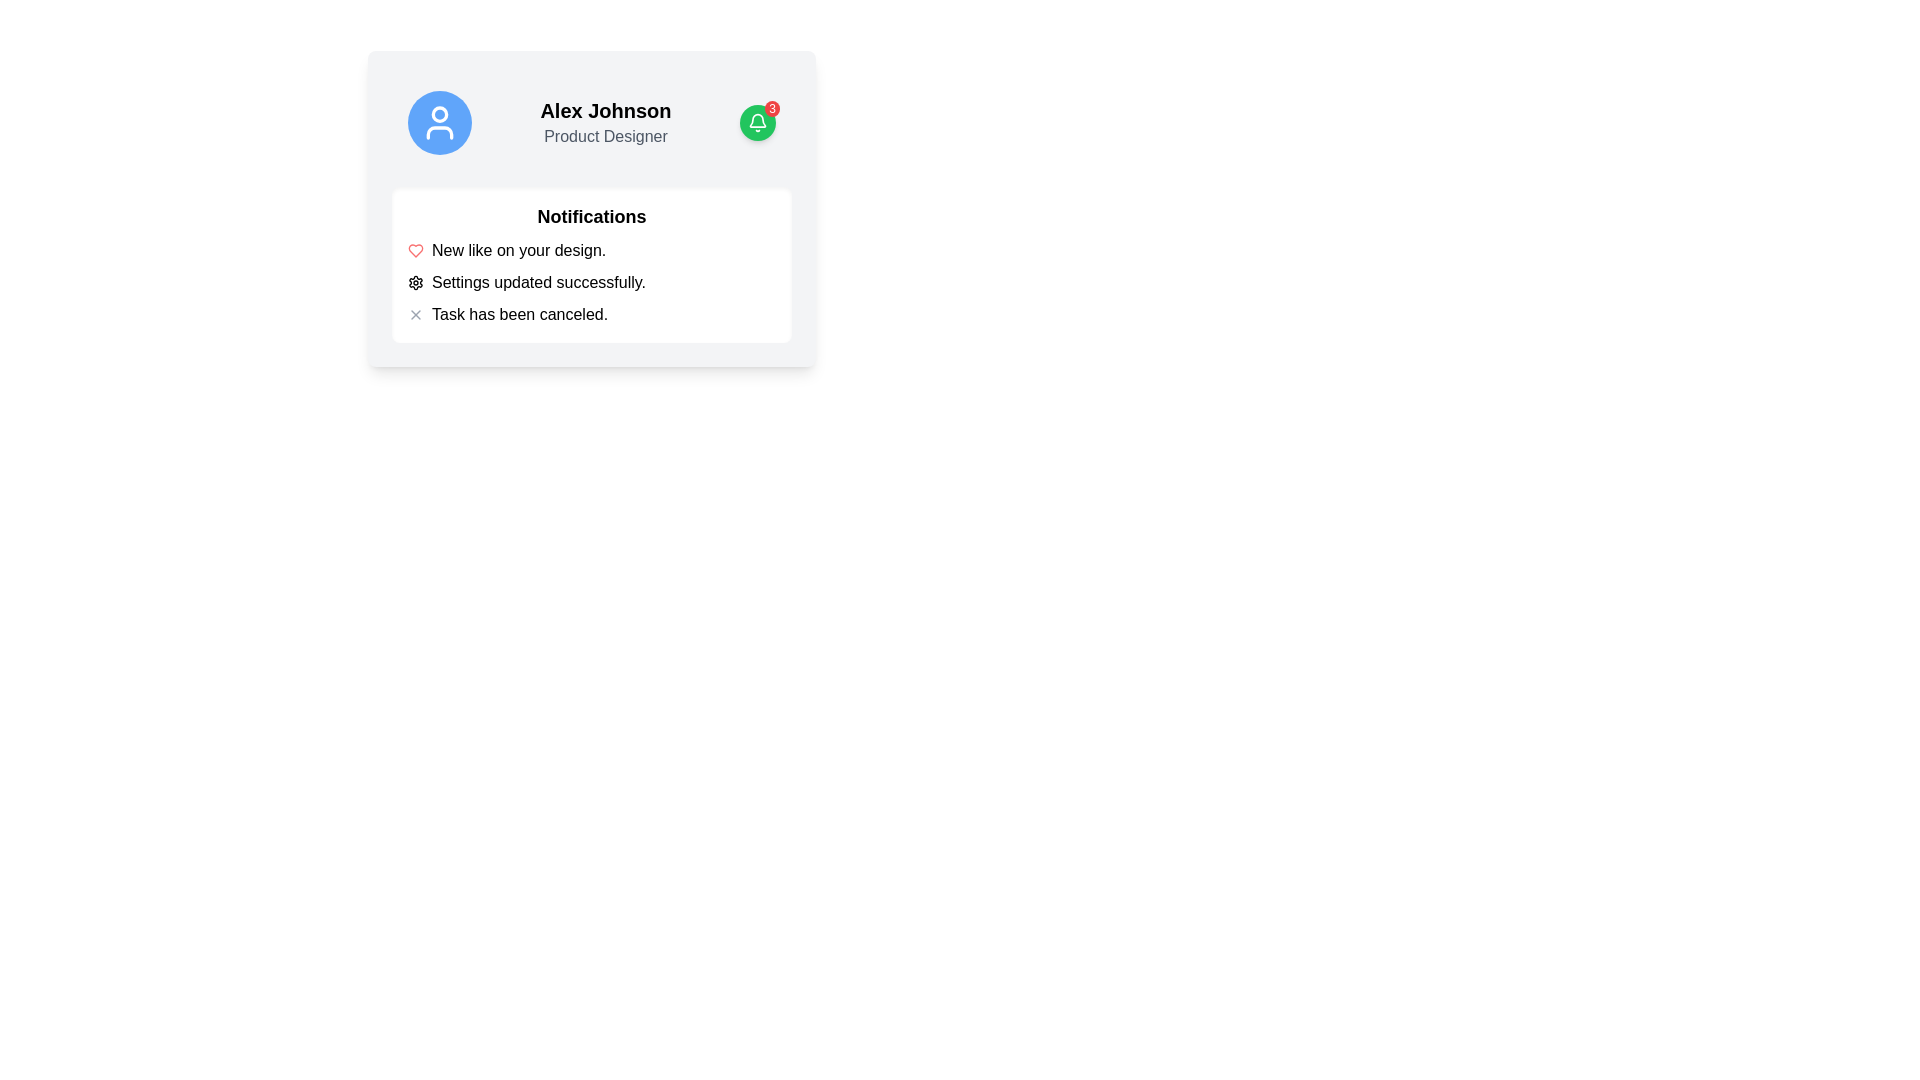 This screenshot has width=1920, height=1080. What do you see at coordinates (604, 136) in the screenshot?
I see `the text label 'Product Designer' styled in gray font, located directly below 'Alex Johnson' within the profile card interface` at bounding box center [604, 136].